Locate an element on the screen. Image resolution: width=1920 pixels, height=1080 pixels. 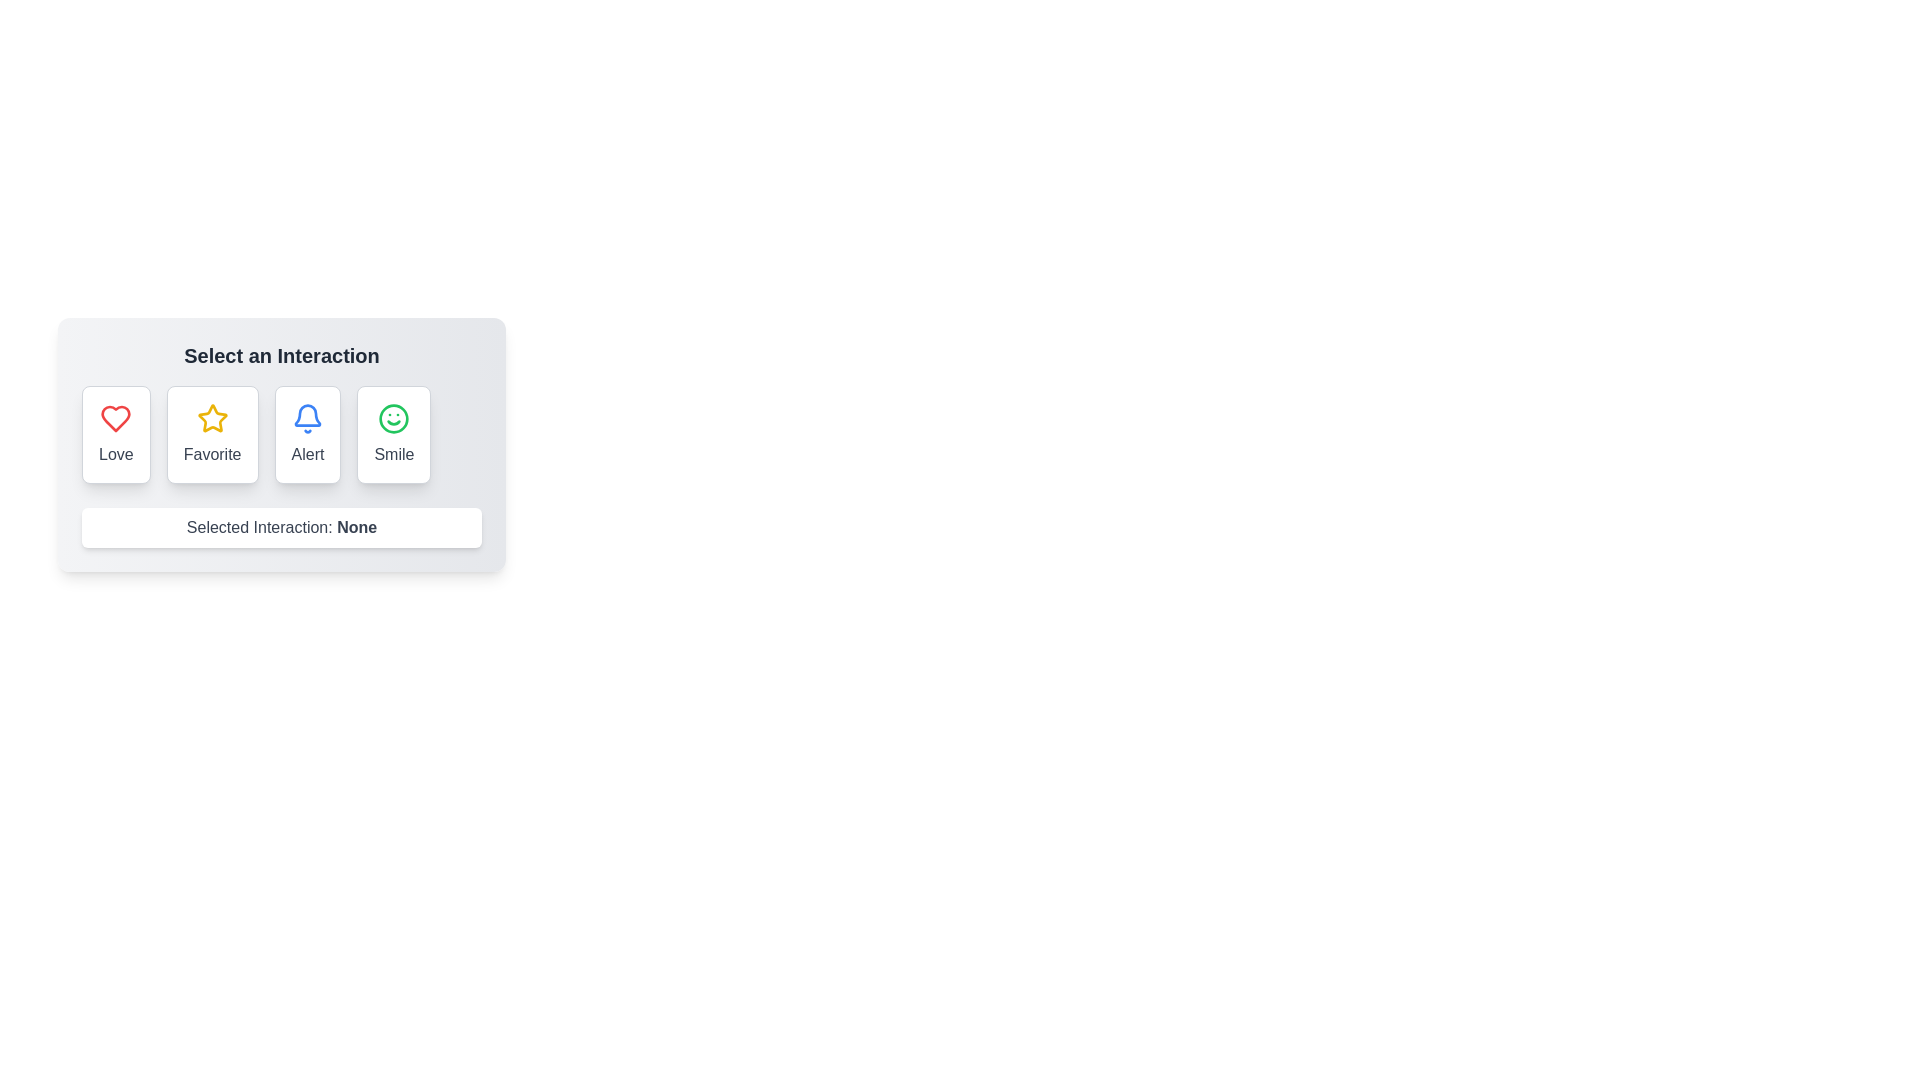
the interaction by clicking on the Smile button is located at coordinates (393, 434).